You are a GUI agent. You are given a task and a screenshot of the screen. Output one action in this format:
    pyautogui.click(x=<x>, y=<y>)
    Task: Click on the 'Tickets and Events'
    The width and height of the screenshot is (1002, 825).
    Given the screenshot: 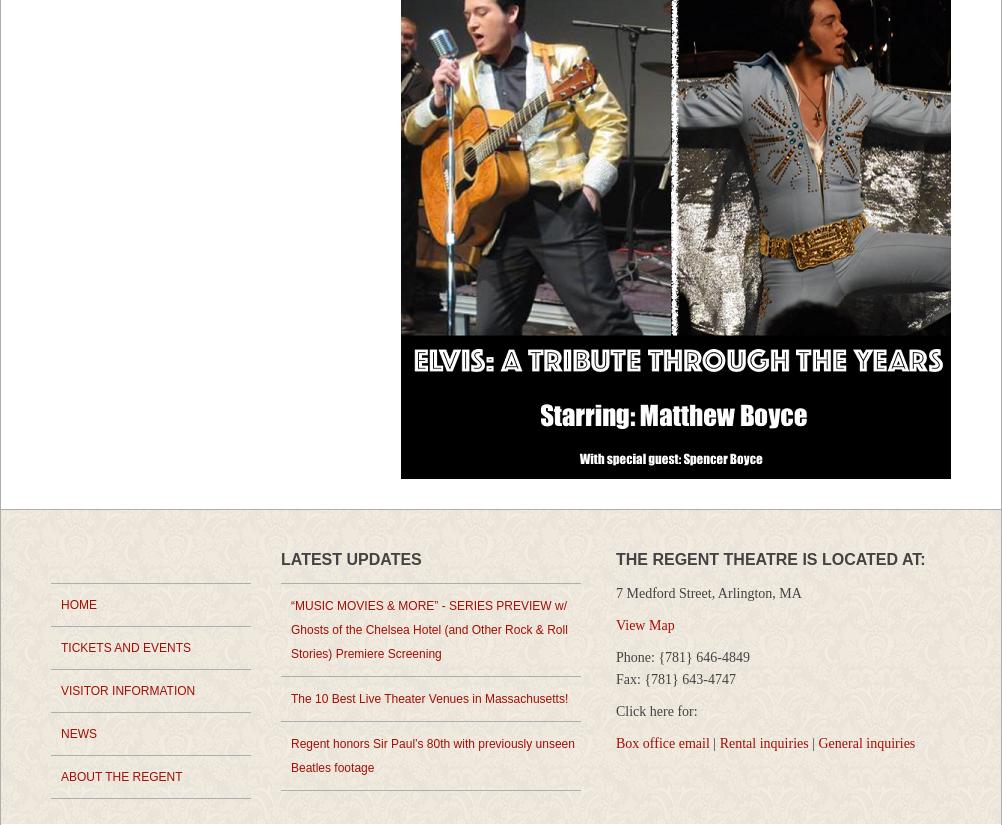 What is the action you would take?
    pyautogui.click(x=124, y=647)
    